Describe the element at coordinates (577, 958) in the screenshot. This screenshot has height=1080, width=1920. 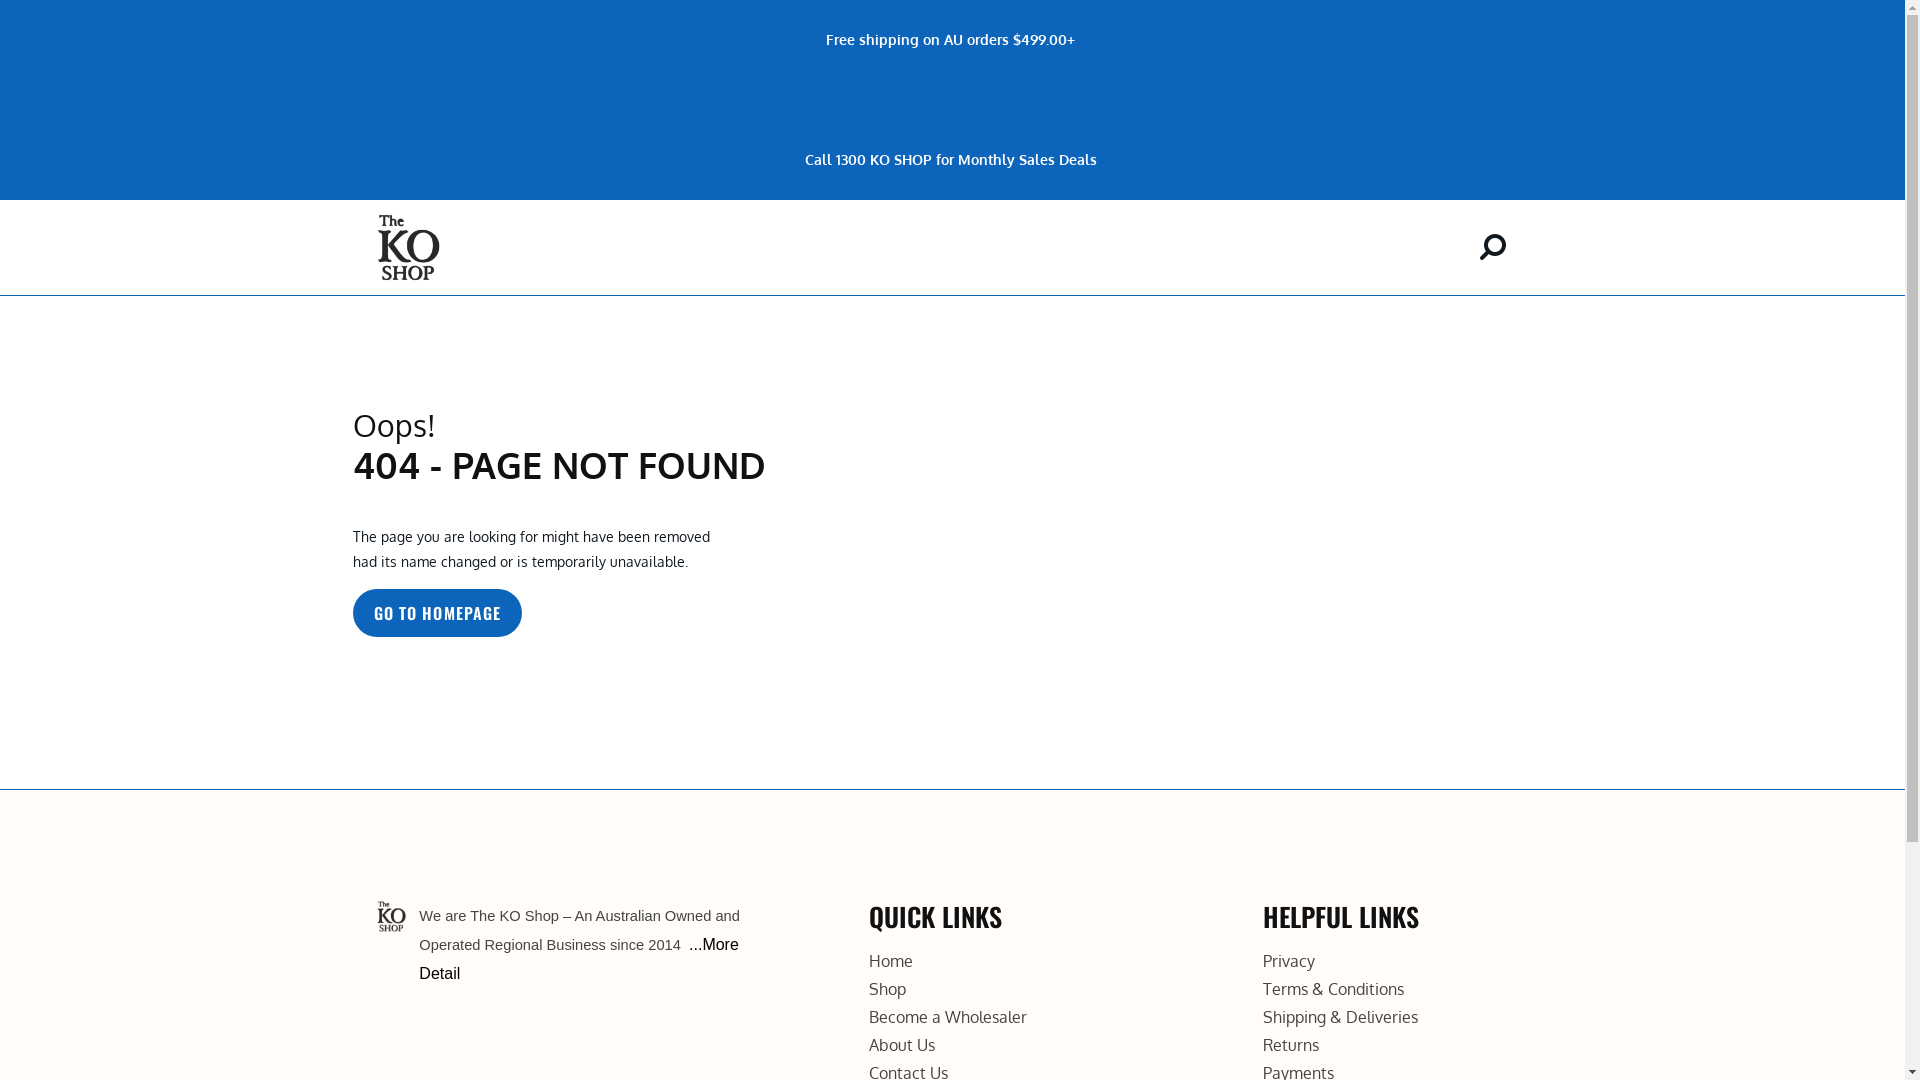
I see `'...More Detail'` at that location.